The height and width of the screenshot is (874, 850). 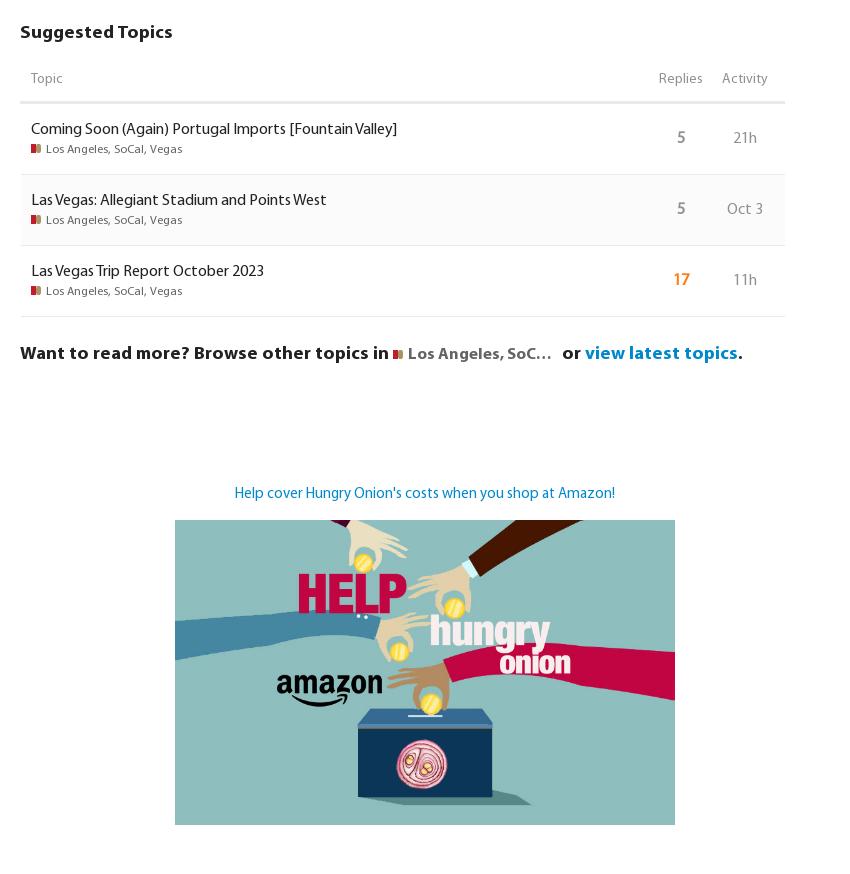 What do you see at coordinates (740, 352) in the screenshot?
I see `'.'` at bounding box center [740, 352].